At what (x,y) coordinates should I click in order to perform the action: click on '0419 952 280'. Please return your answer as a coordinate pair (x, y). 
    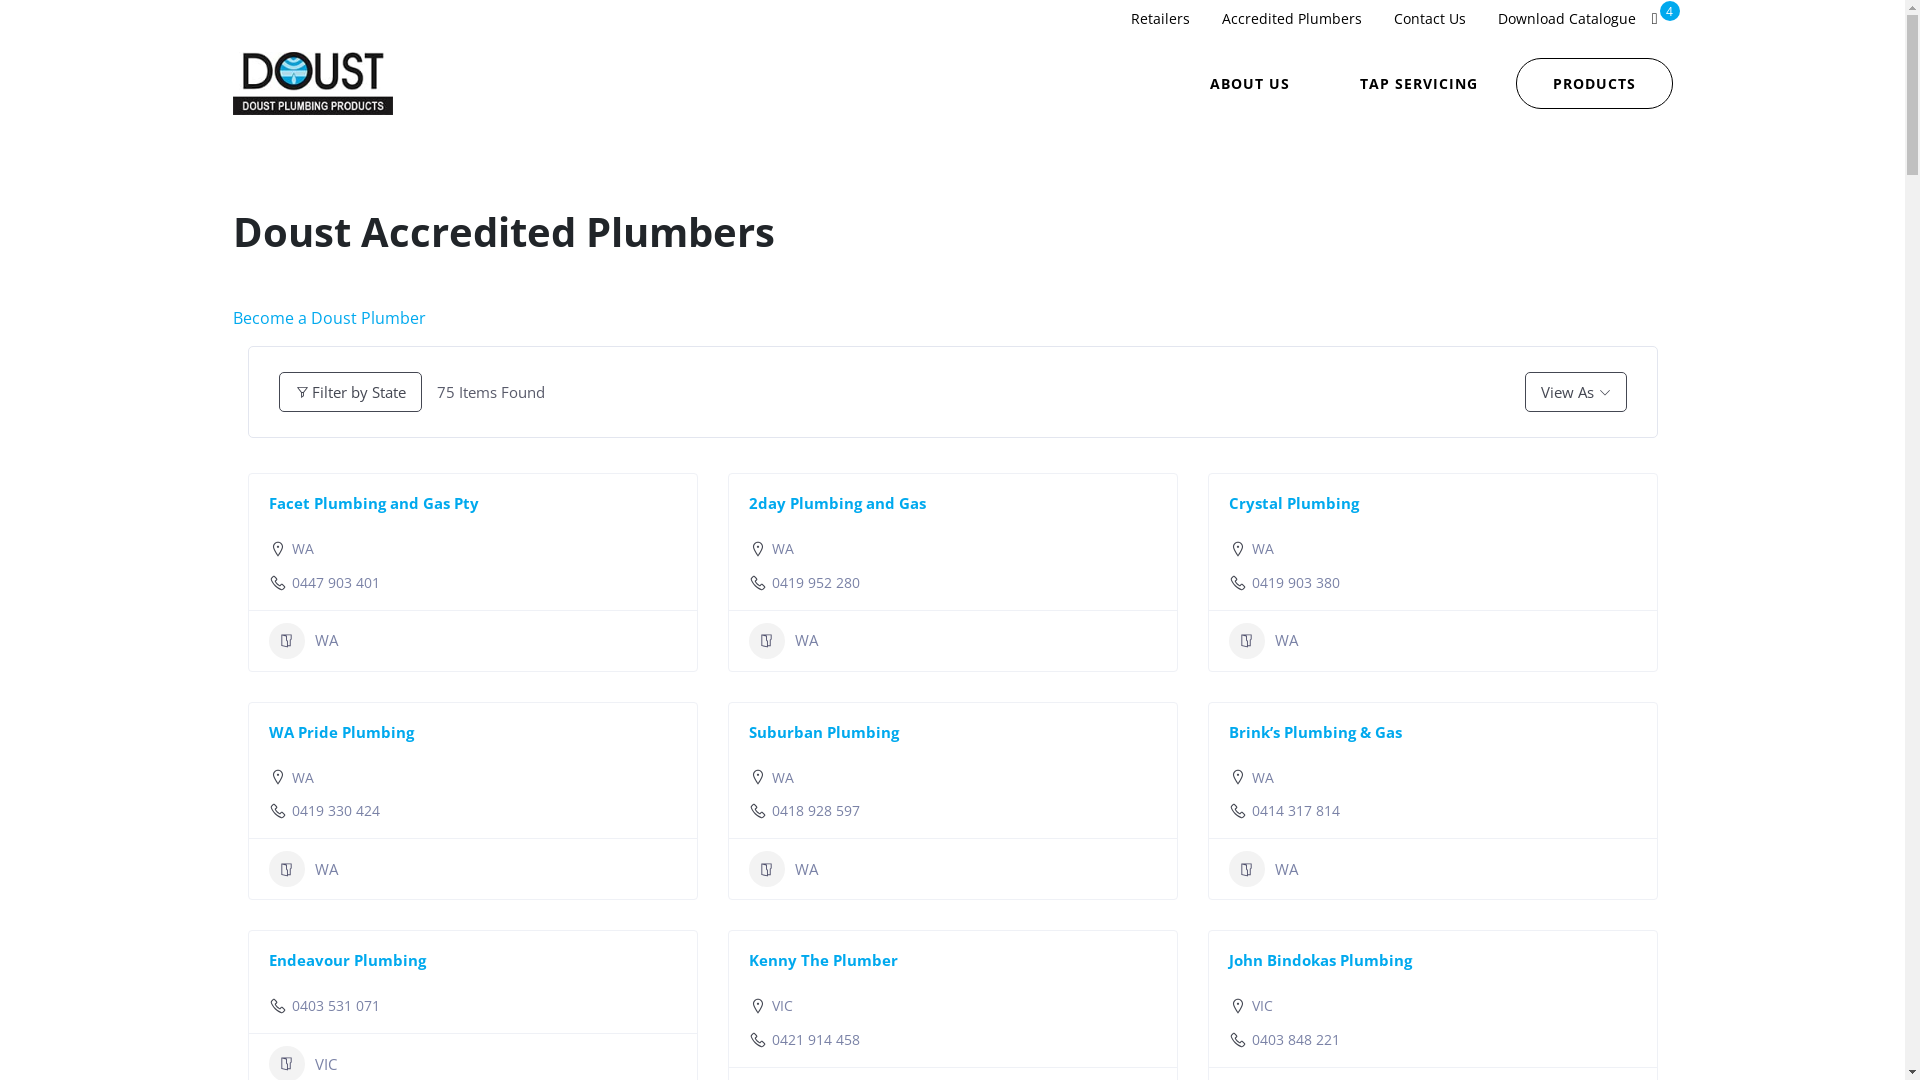
    Looking at the image, I should click on (816, 582).